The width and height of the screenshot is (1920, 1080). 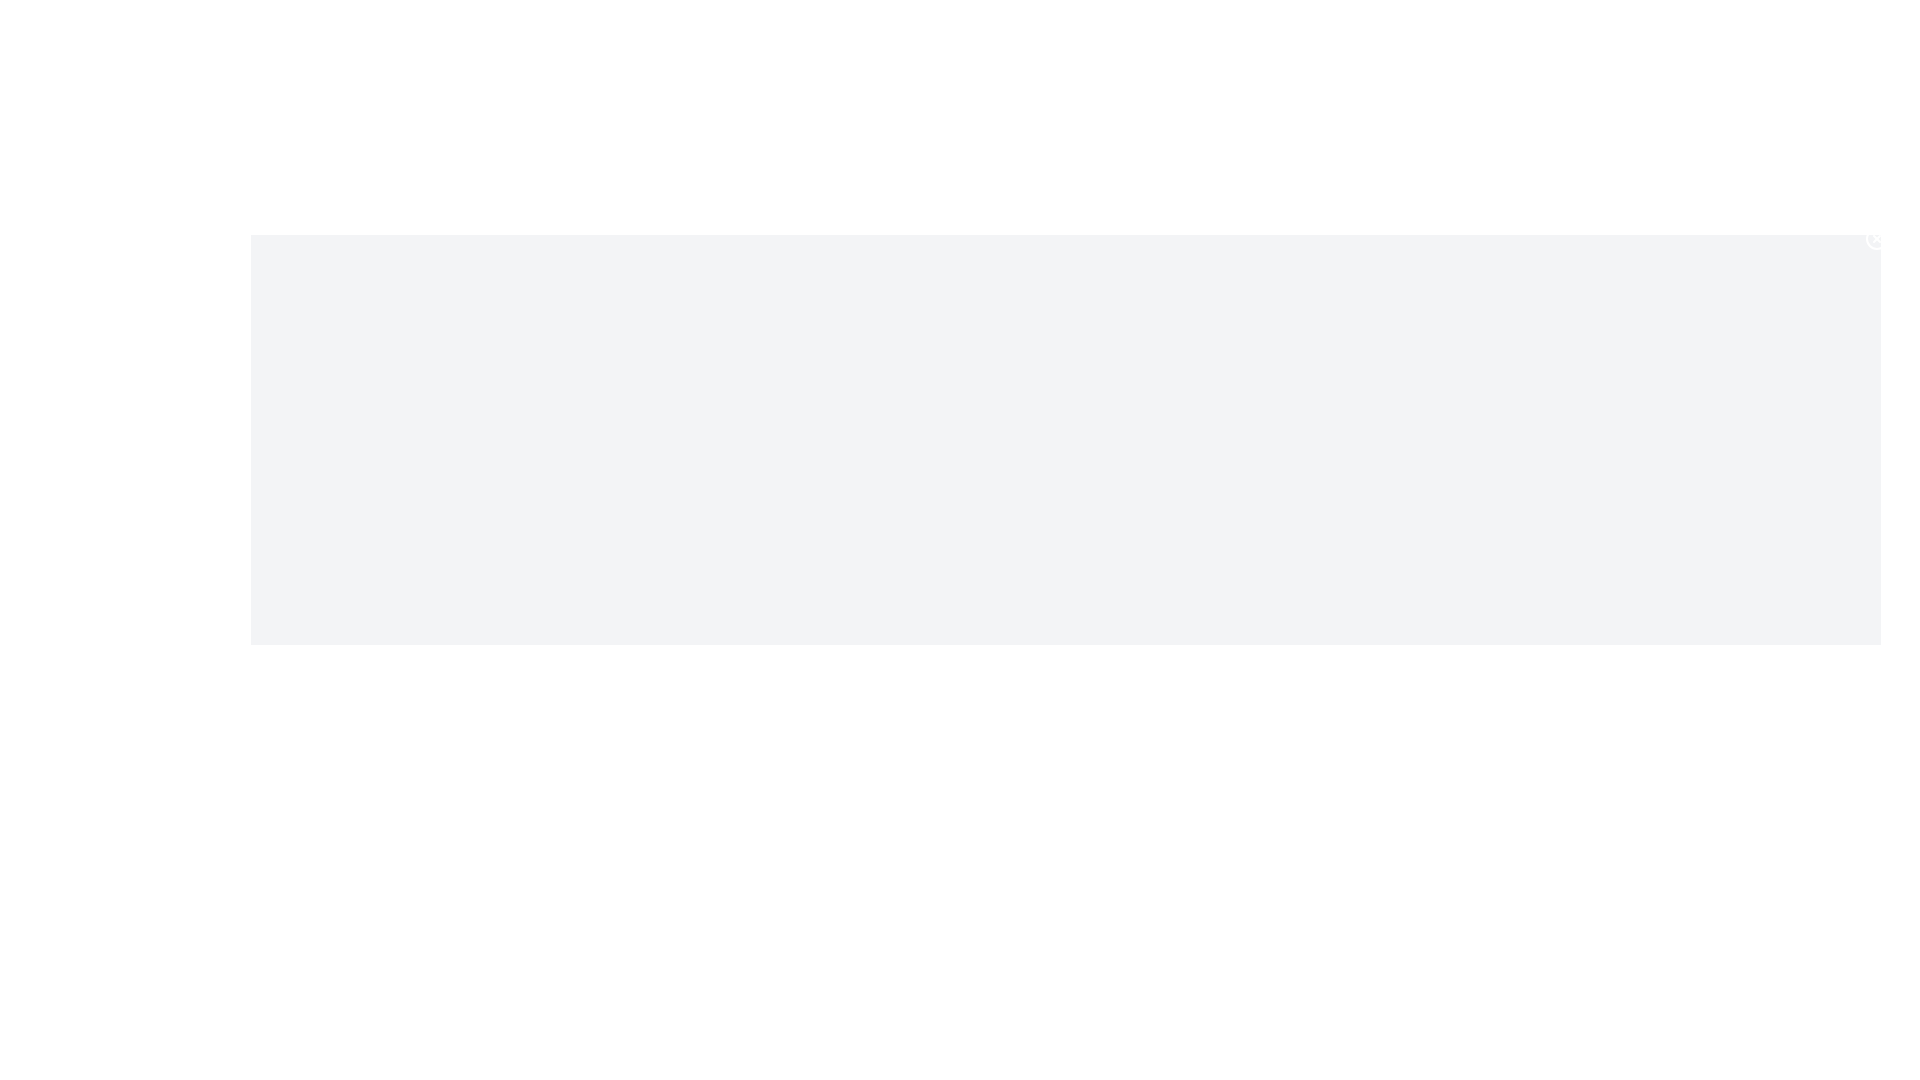 I want to click on the close button located at the top-right corner of the dialog box, so click(x=1875, y=238).